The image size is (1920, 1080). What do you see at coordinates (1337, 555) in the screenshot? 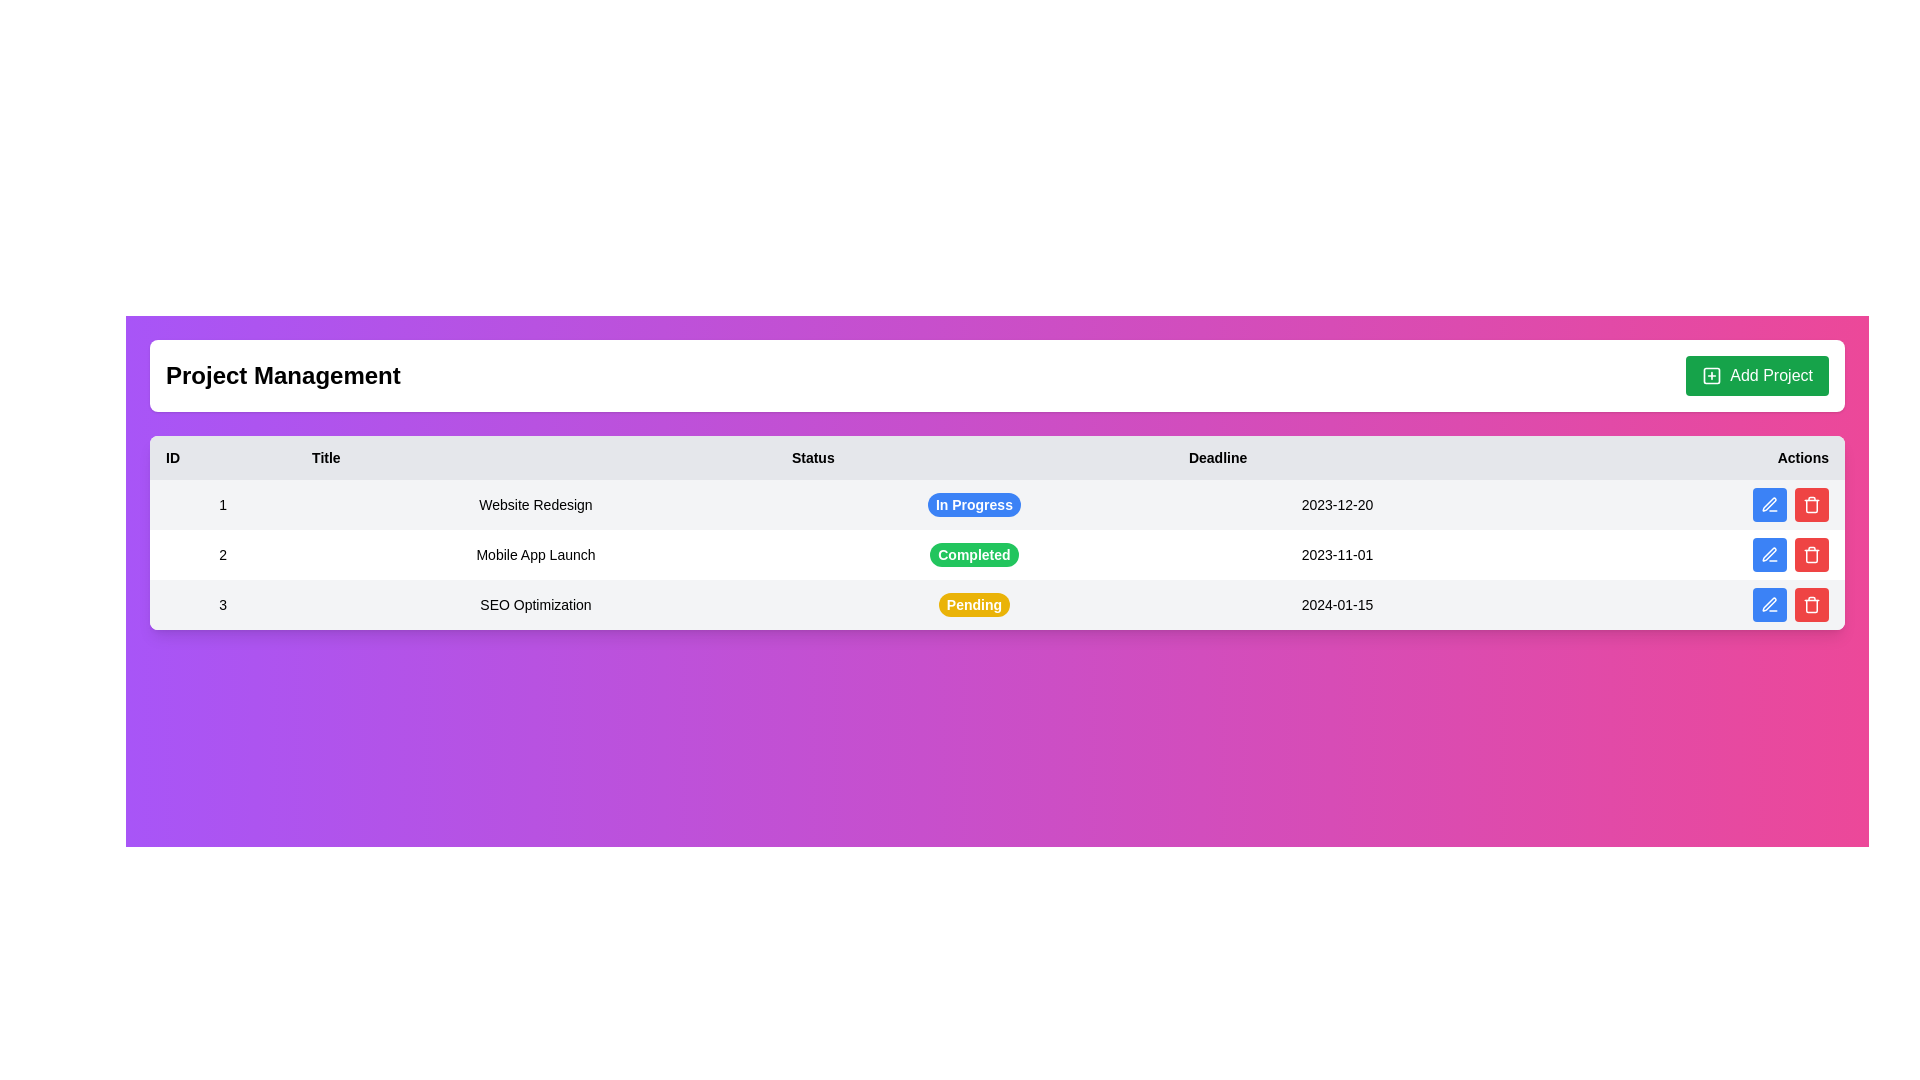
I see `the table cell displaying '2023-11-01' in the 'Deadline' column, which is the fourth data cell in its row` at bounding box center [1337, 555].